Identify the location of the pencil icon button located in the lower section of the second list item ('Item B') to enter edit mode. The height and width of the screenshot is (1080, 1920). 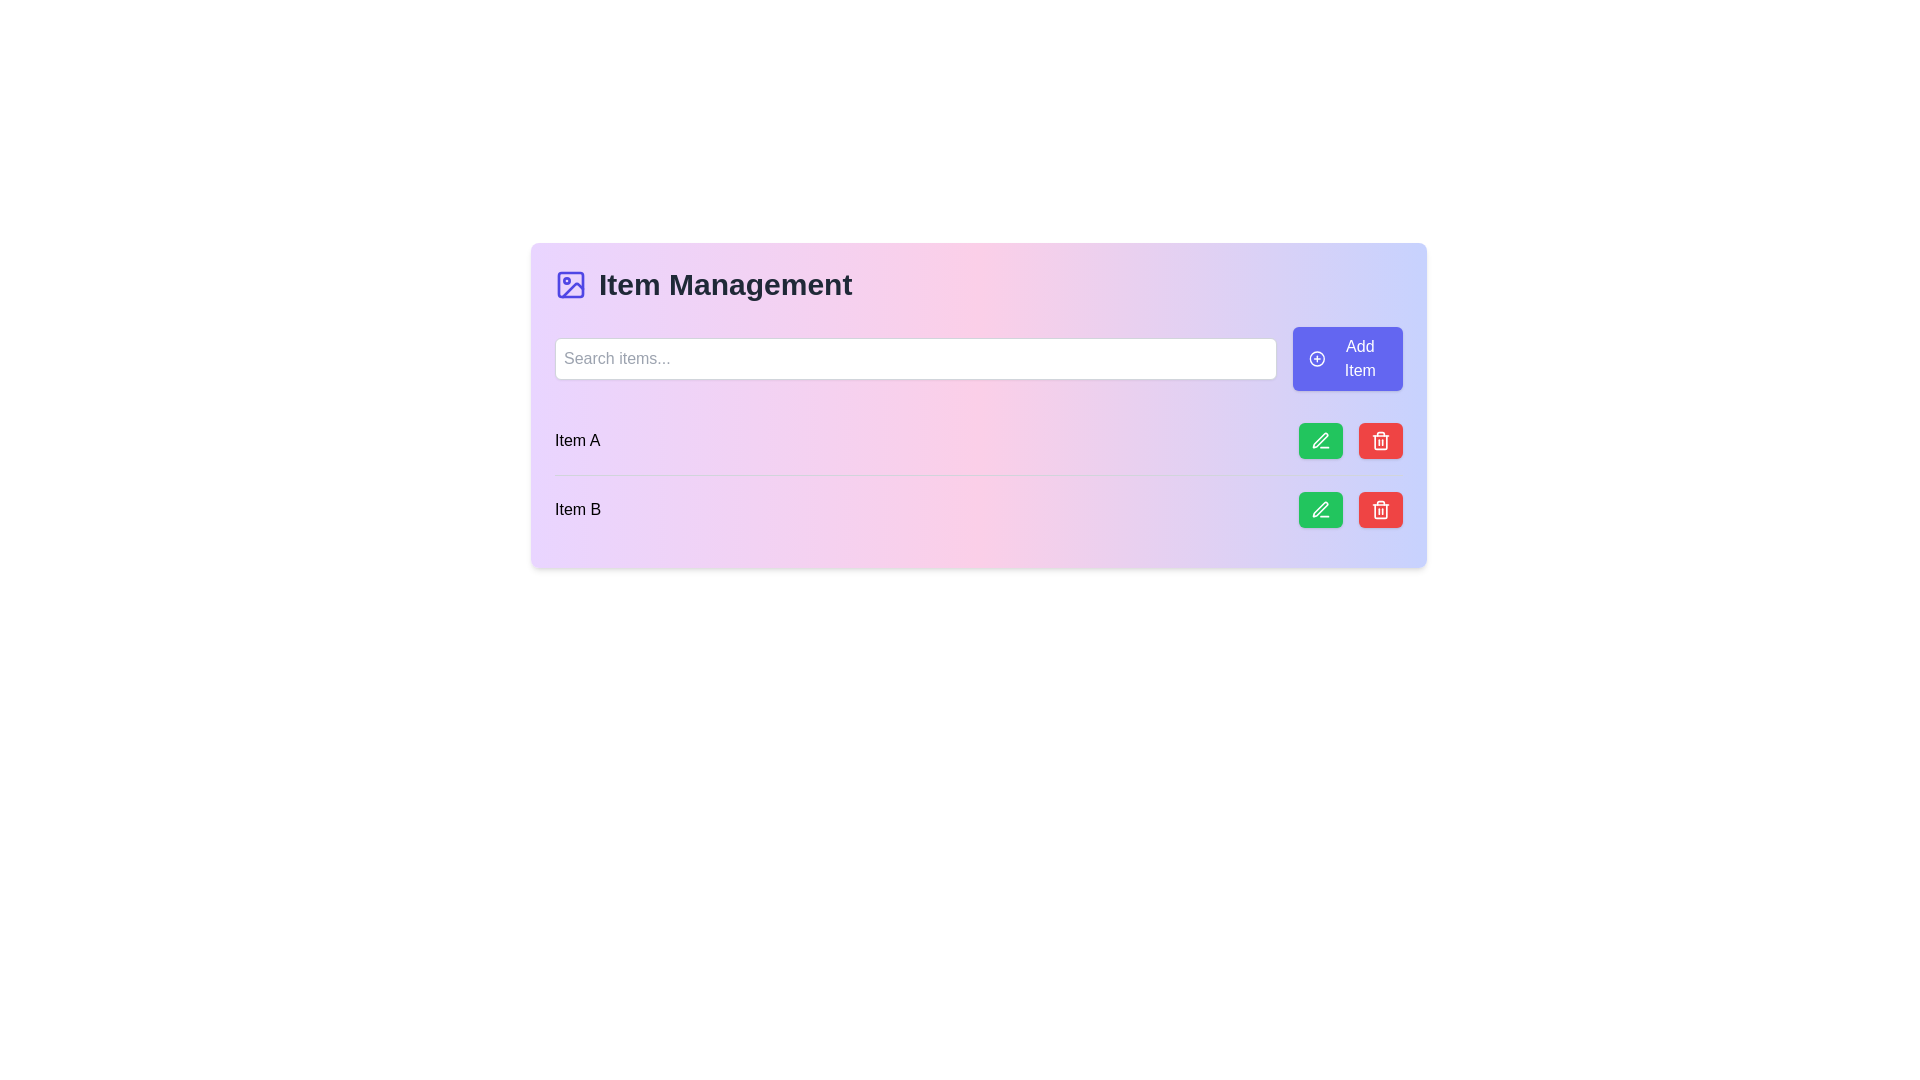
(1320, 438).